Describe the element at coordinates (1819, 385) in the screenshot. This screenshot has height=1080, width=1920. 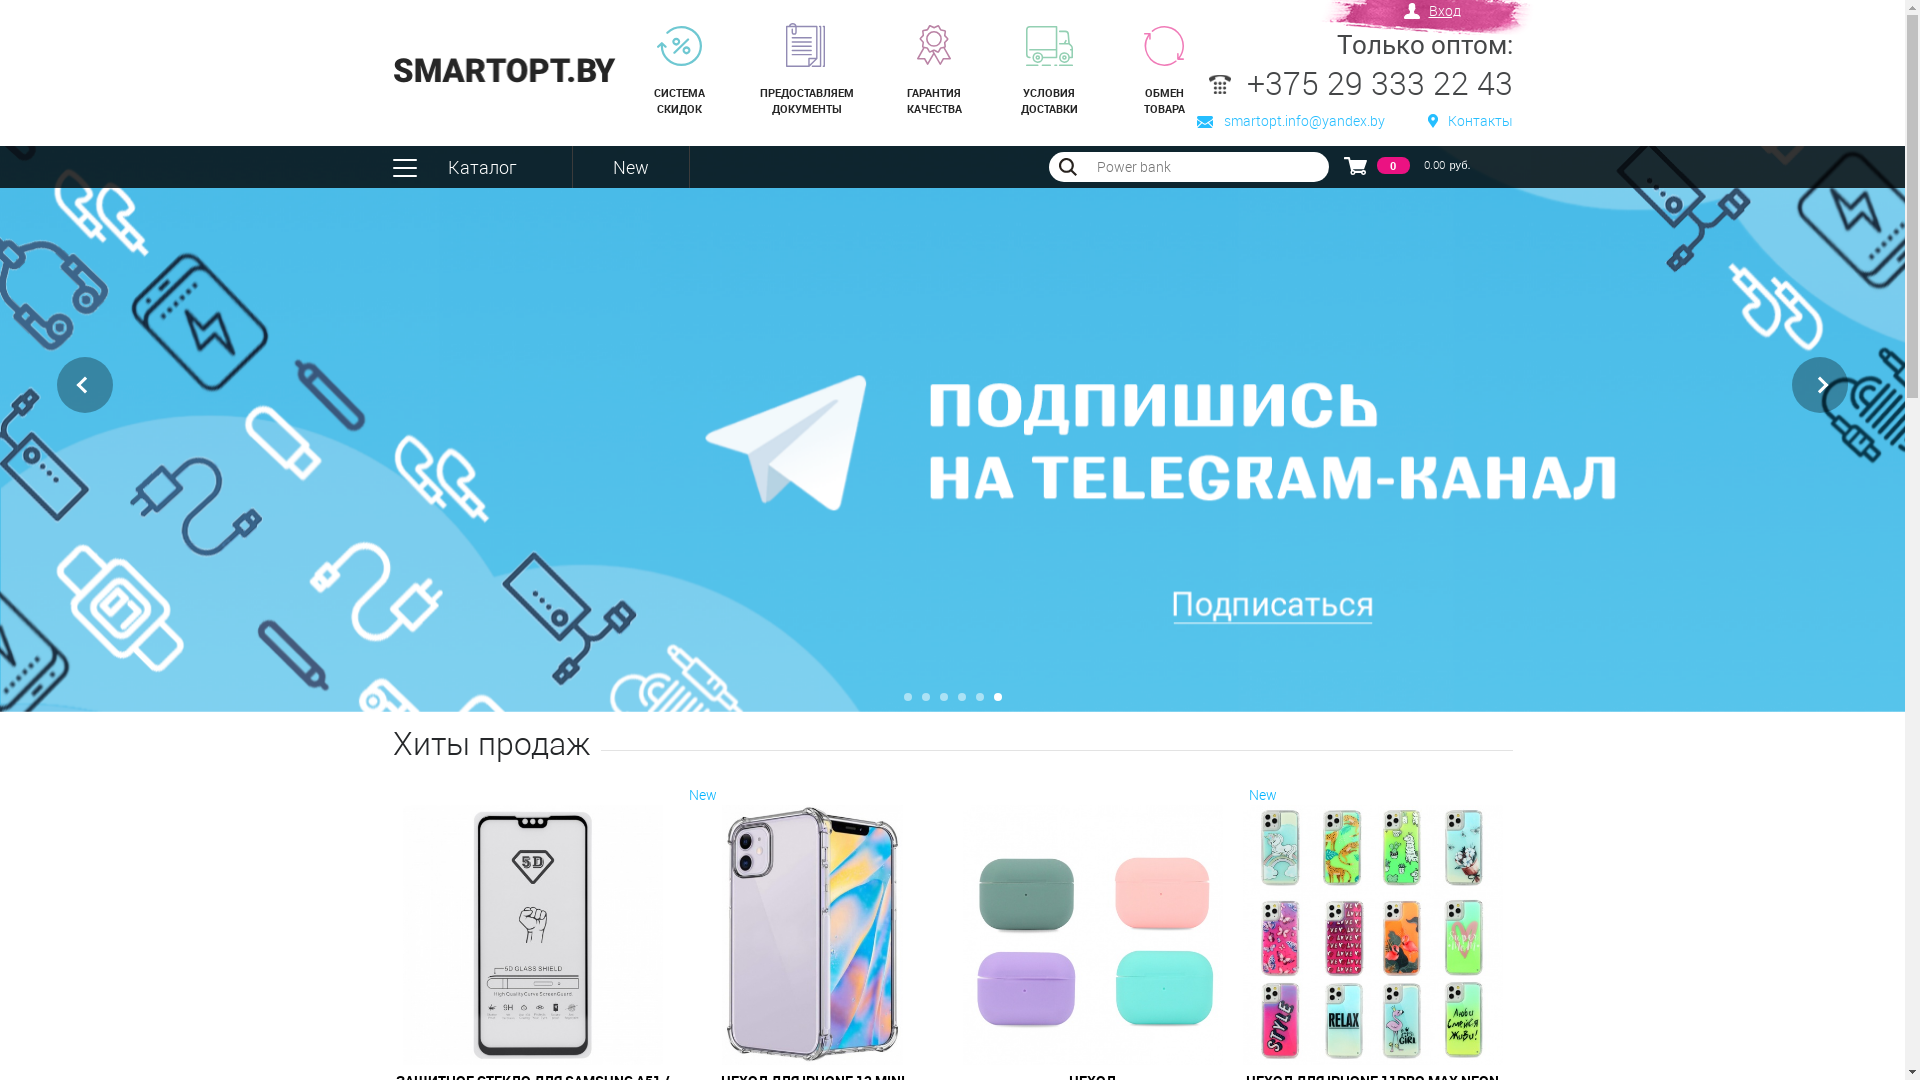
I see `'Next'` at that location.